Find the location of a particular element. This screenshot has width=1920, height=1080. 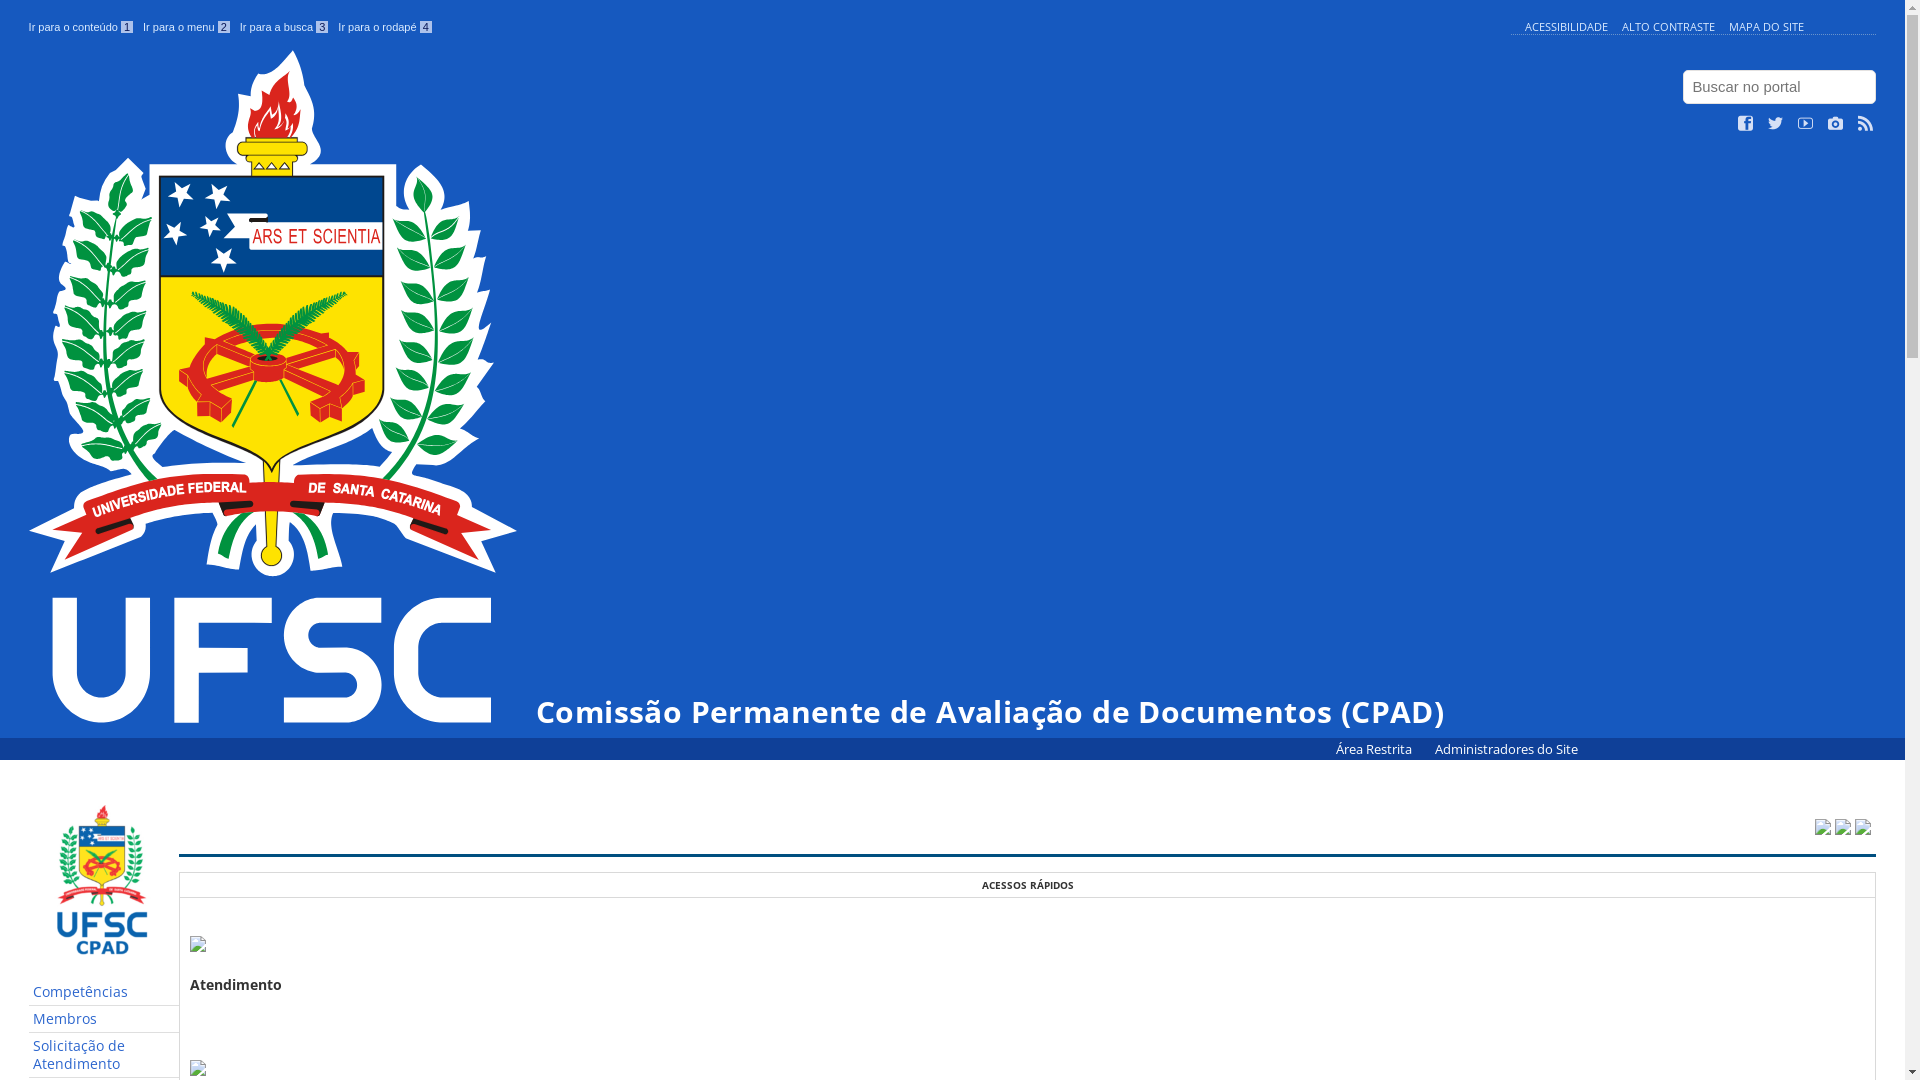

'Curta no Facebook' is located at coordinates (1745, 123).